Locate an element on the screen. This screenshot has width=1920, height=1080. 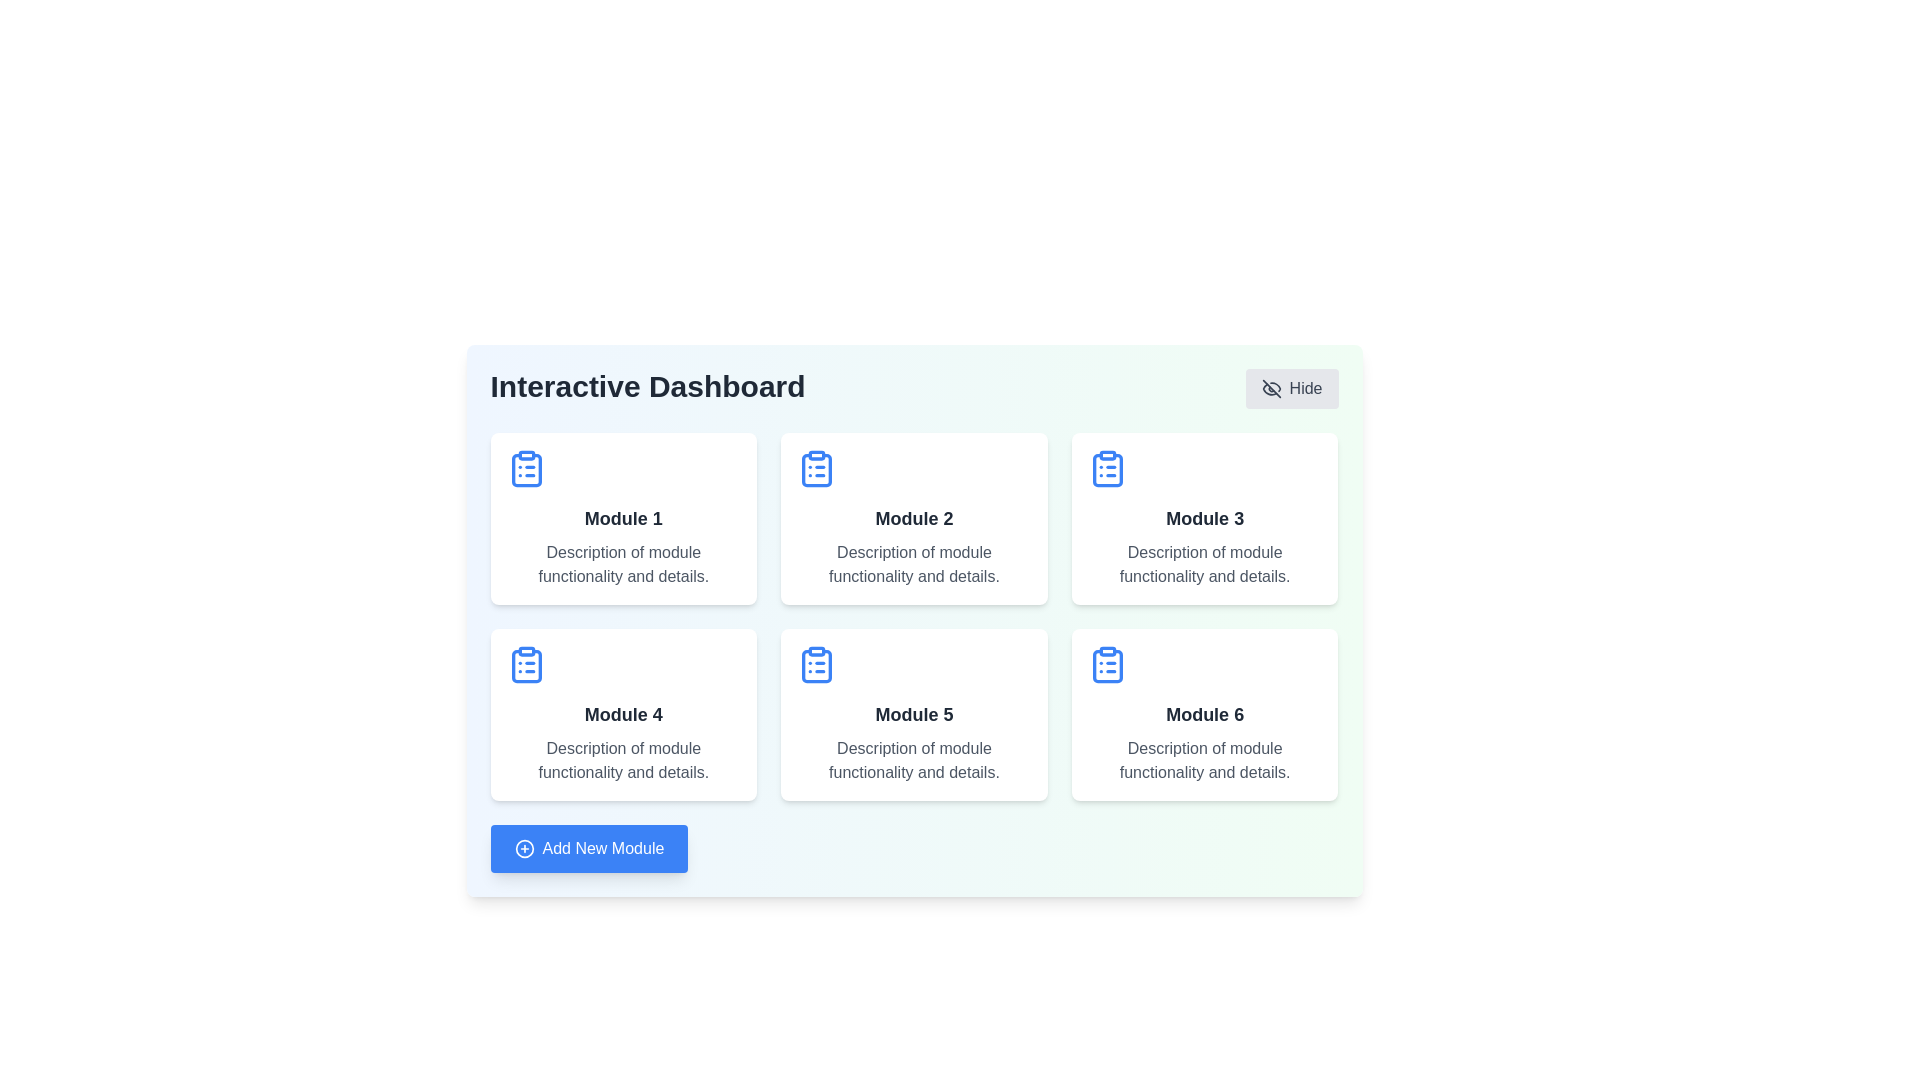
the clipboard icon located at the top-left corner of the 'Module 2' card, which is the second card in the grid layout is located at coordinates (817, 469).